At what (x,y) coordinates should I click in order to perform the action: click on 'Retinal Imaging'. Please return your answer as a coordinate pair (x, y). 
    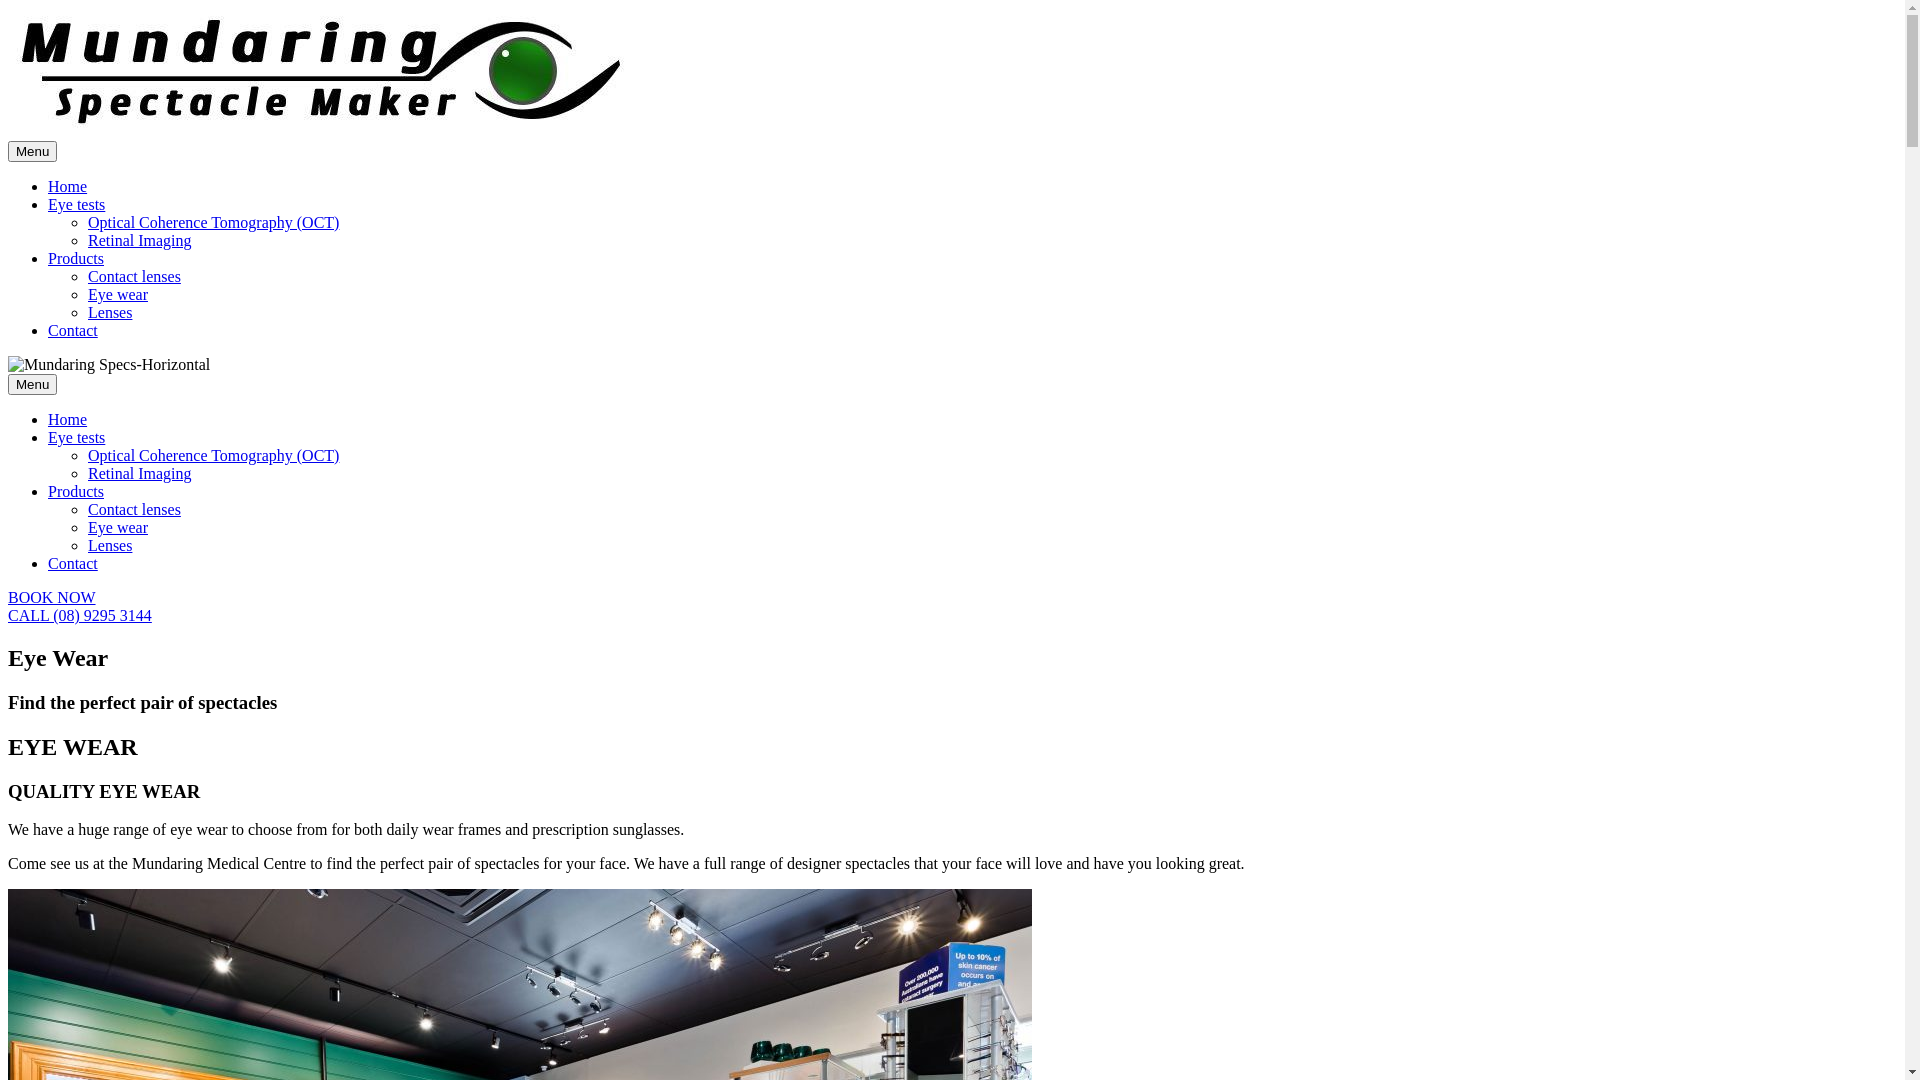
    Looking at the image, I should click on (138, 473).